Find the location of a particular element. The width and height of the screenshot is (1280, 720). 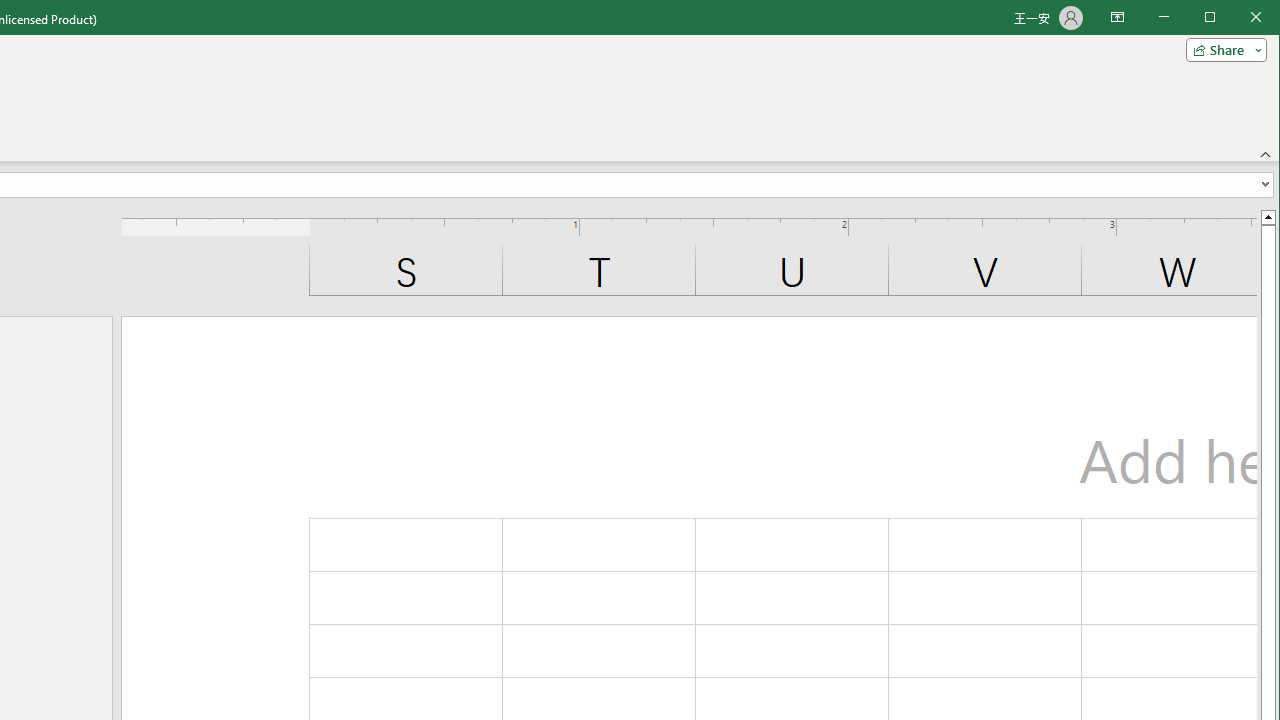

'Minimize' is located at coordinates (1215, 19).